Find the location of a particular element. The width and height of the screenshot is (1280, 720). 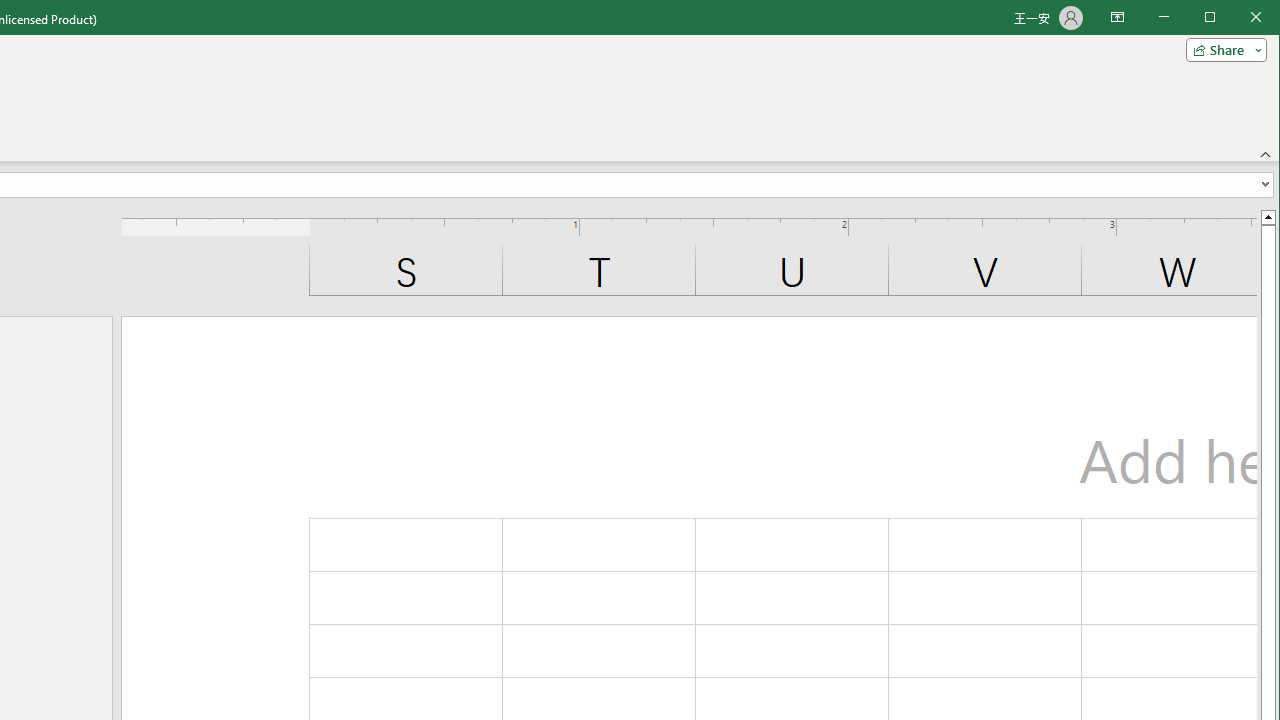

'Minimize' is located at coordinates (1215, 19).